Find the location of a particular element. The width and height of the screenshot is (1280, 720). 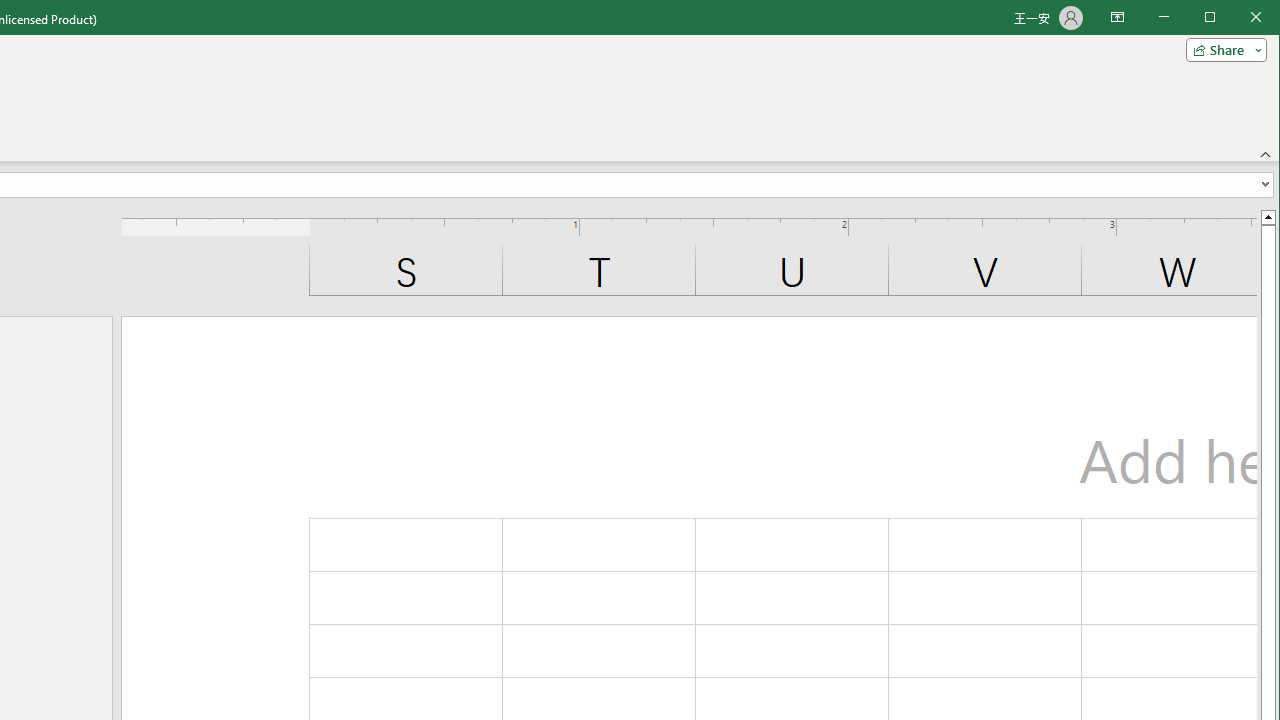

'Minimize' is located at coordinates (1215, 19).